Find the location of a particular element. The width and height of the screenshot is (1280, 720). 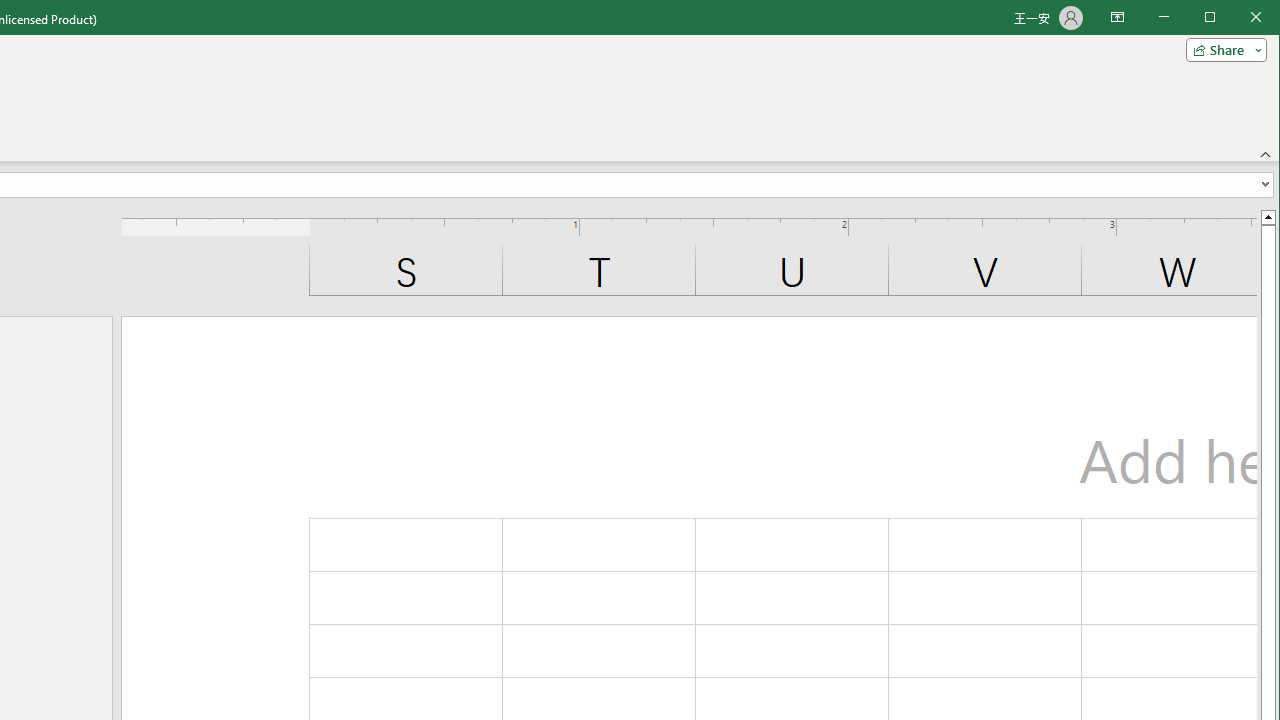

'Minimize' is located at coordinates (1215, 19).